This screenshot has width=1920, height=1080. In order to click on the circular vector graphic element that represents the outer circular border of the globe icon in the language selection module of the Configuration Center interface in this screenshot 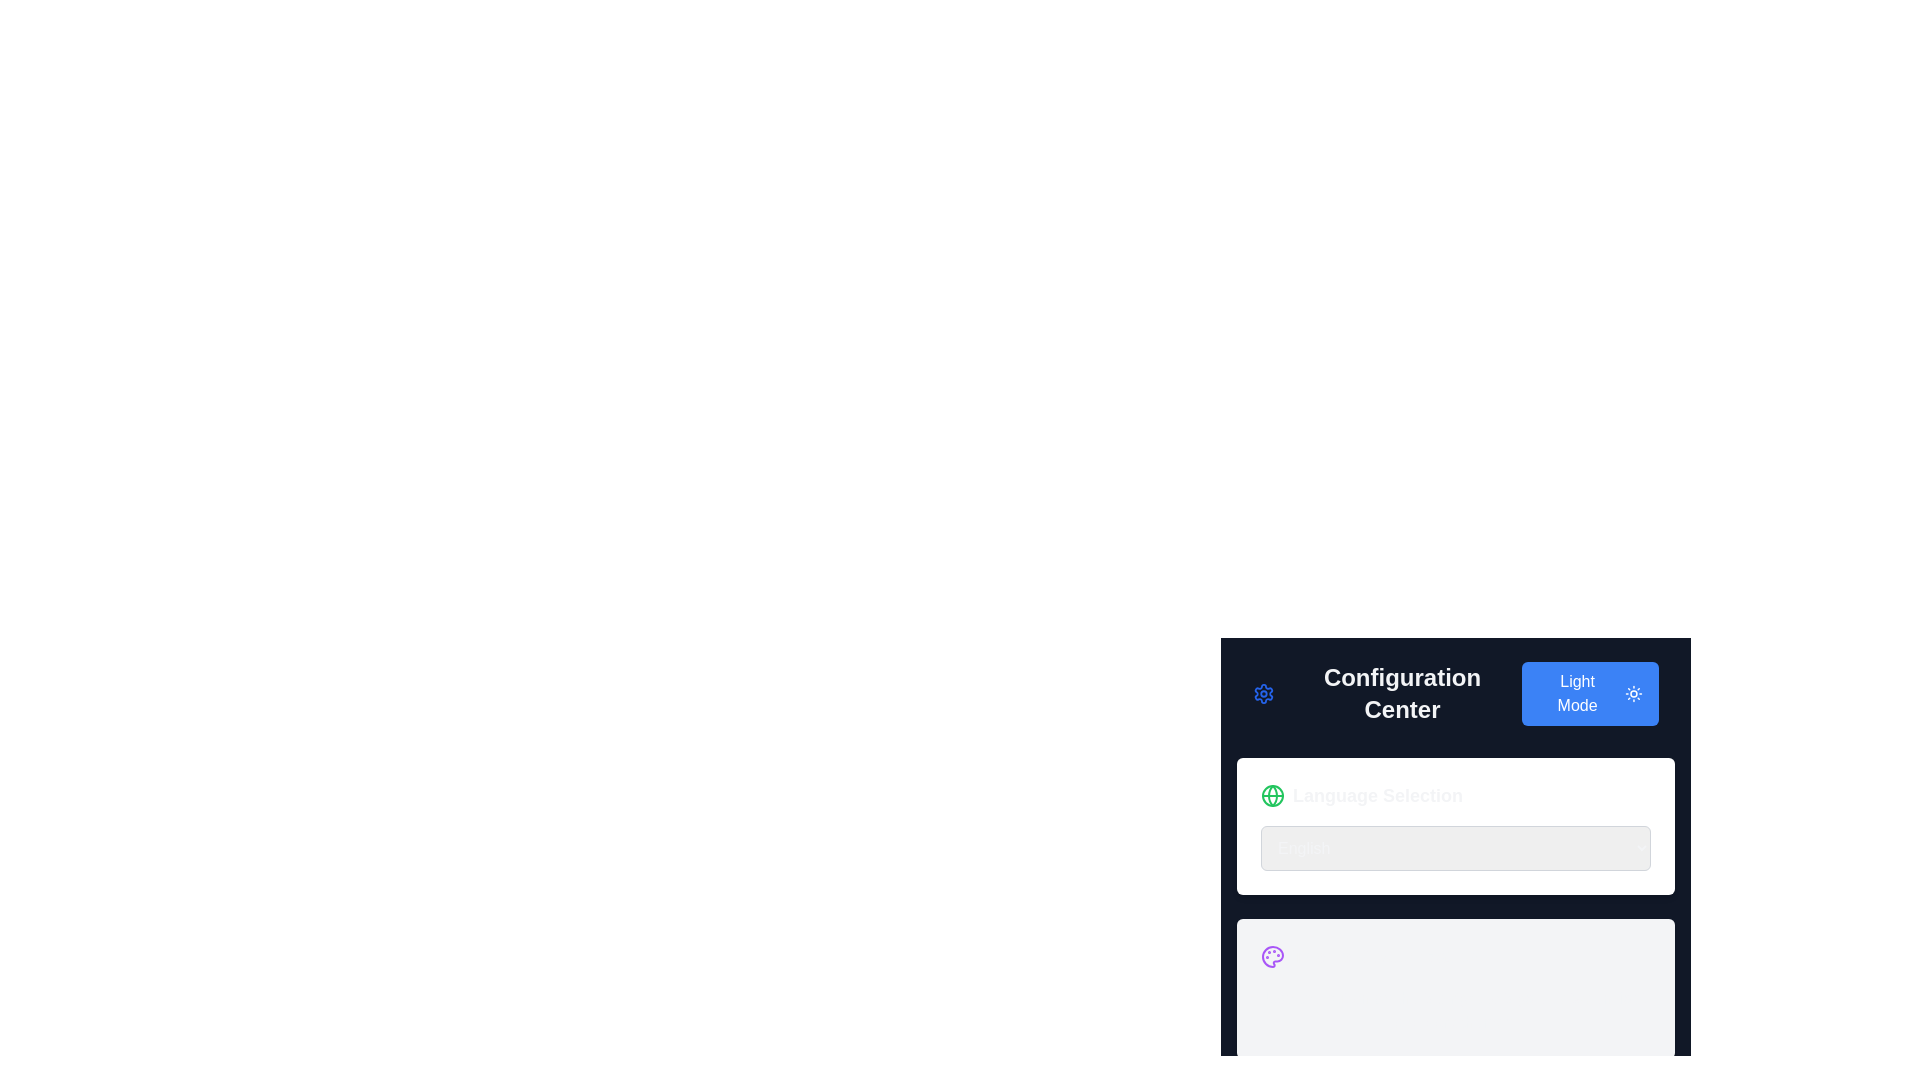, I will do `click(1271, 794)`.